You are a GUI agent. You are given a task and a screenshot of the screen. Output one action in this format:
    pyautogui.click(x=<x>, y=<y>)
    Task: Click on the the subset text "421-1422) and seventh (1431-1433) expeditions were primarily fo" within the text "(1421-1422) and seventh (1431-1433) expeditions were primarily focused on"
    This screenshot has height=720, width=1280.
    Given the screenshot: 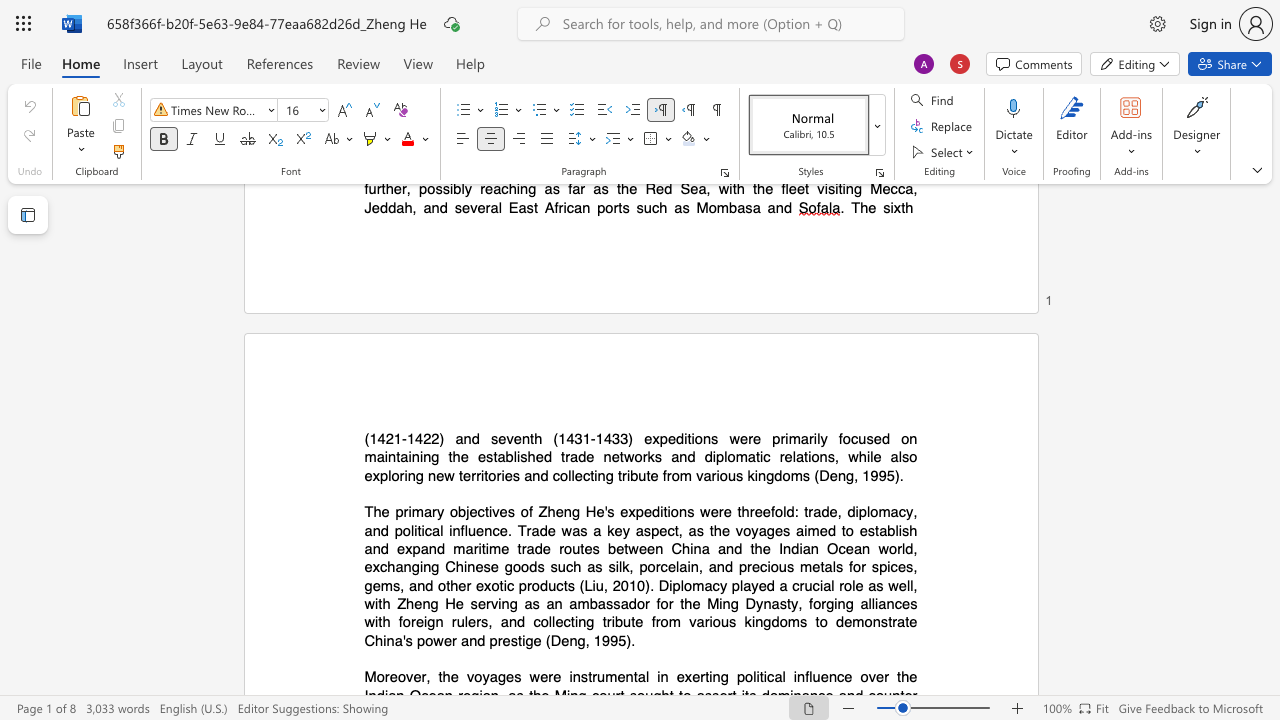 What is the action you would take?
    pyautogui.click(x=377, y=437)
    